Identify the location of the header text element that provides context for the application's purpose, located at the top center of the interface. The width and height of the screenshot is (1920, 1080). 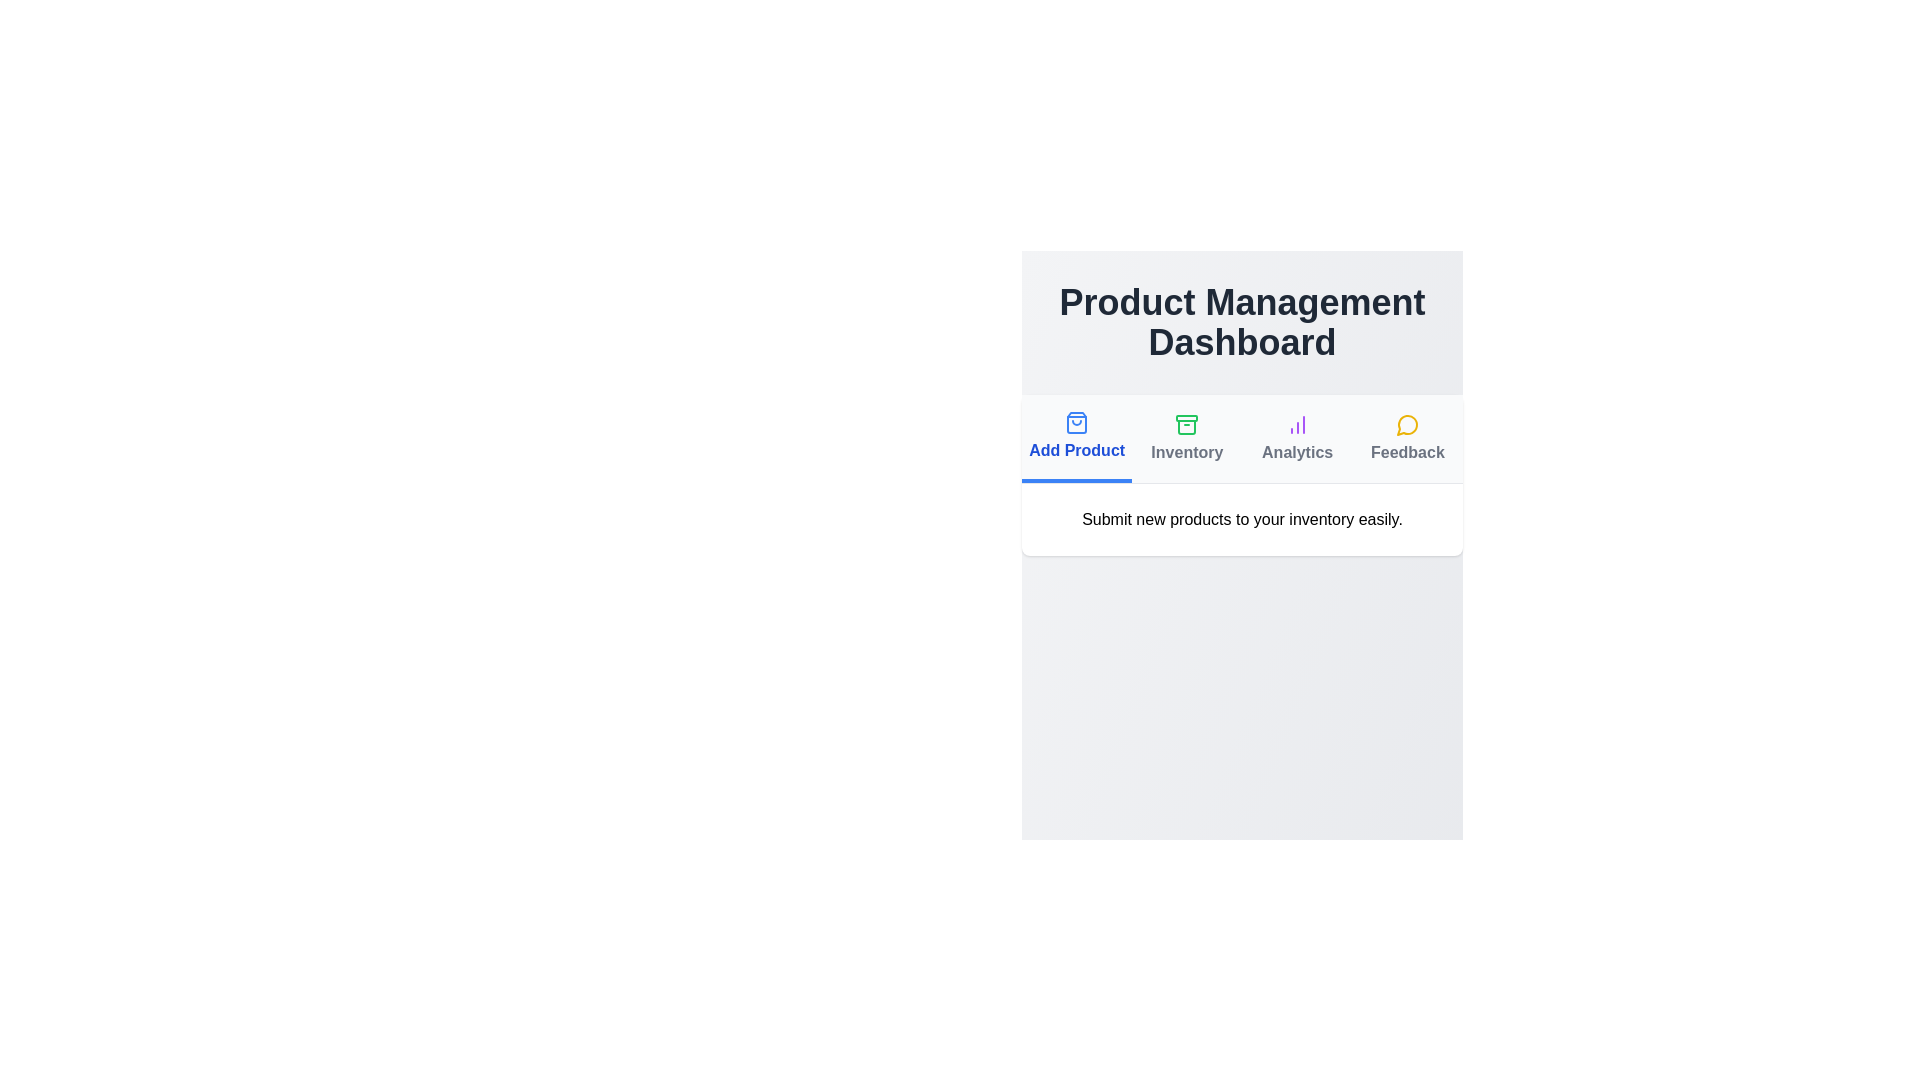
(1241, 322).